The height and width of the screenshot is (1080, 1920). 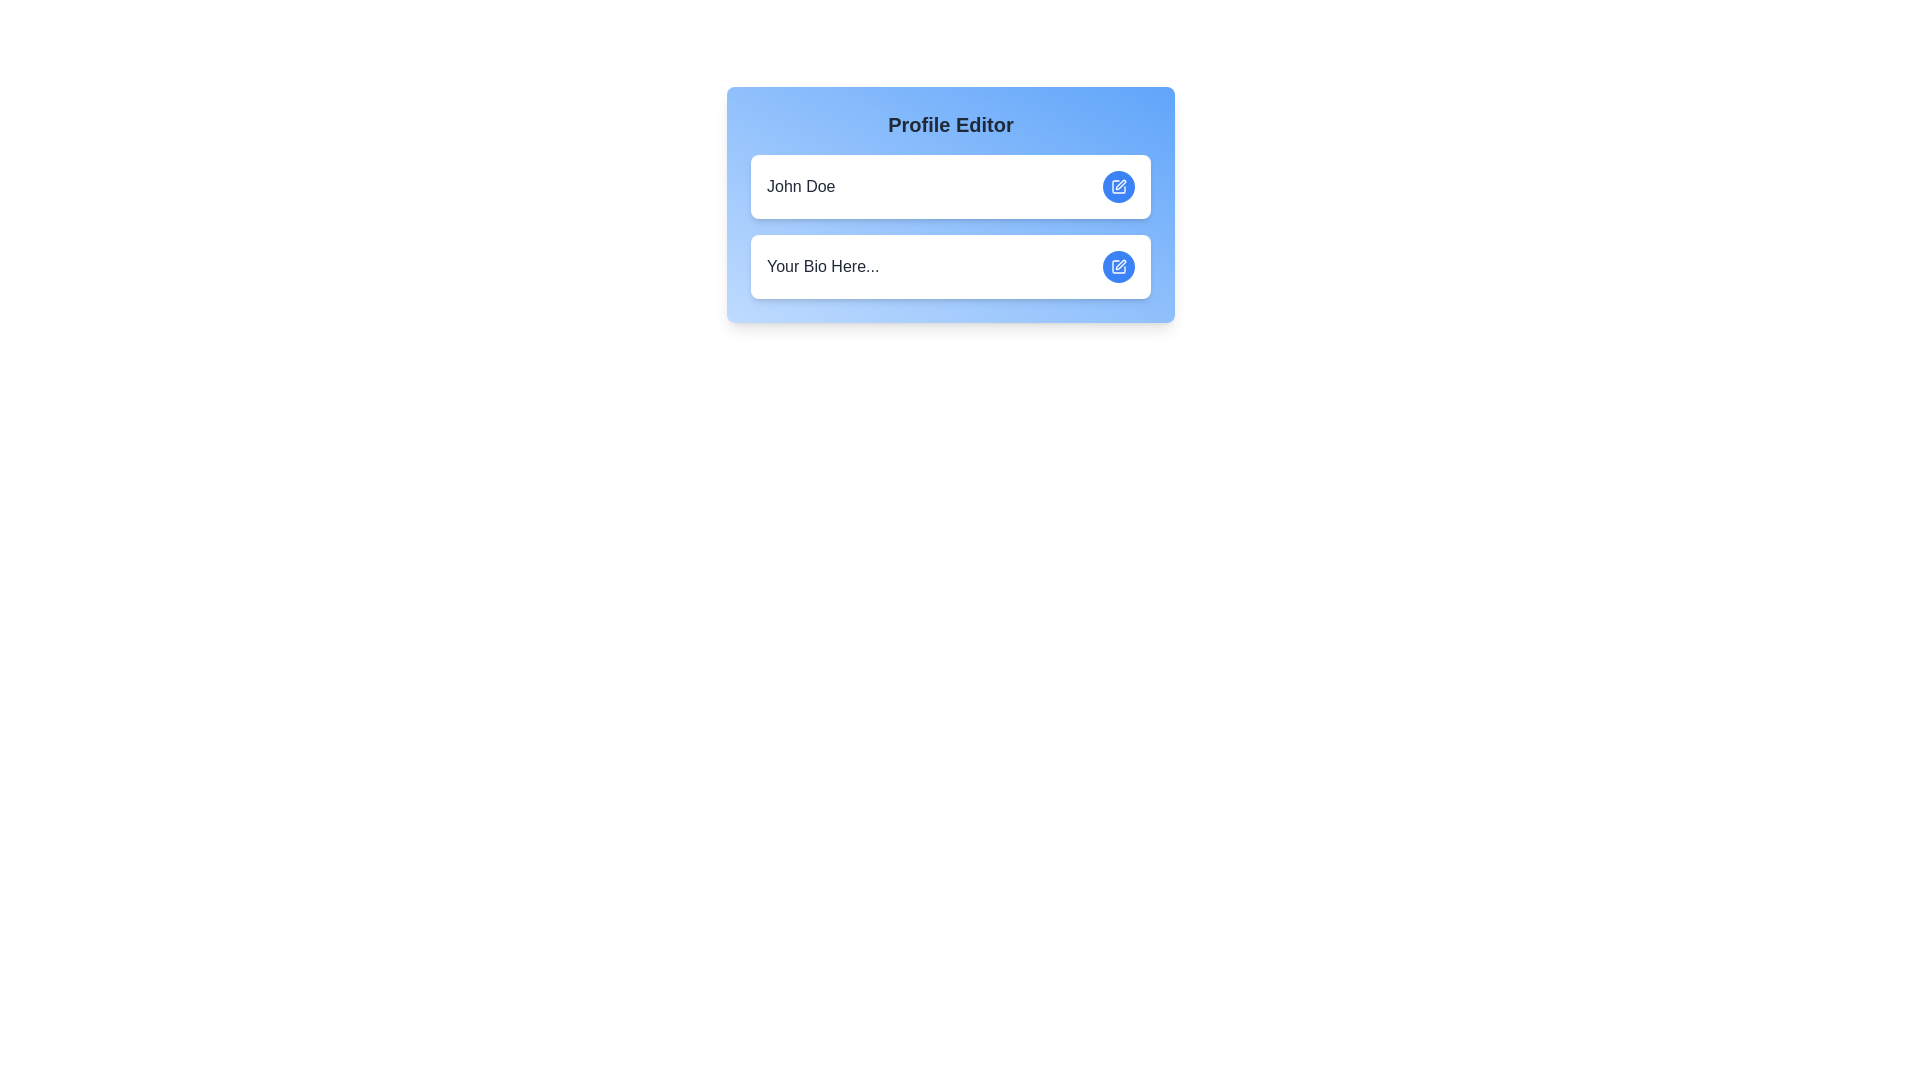 What do you see at coordinates (1117, 186) in the screenshot?
I see `the pen icon within the solid blue circular button` at bounding box center [1117, 186].